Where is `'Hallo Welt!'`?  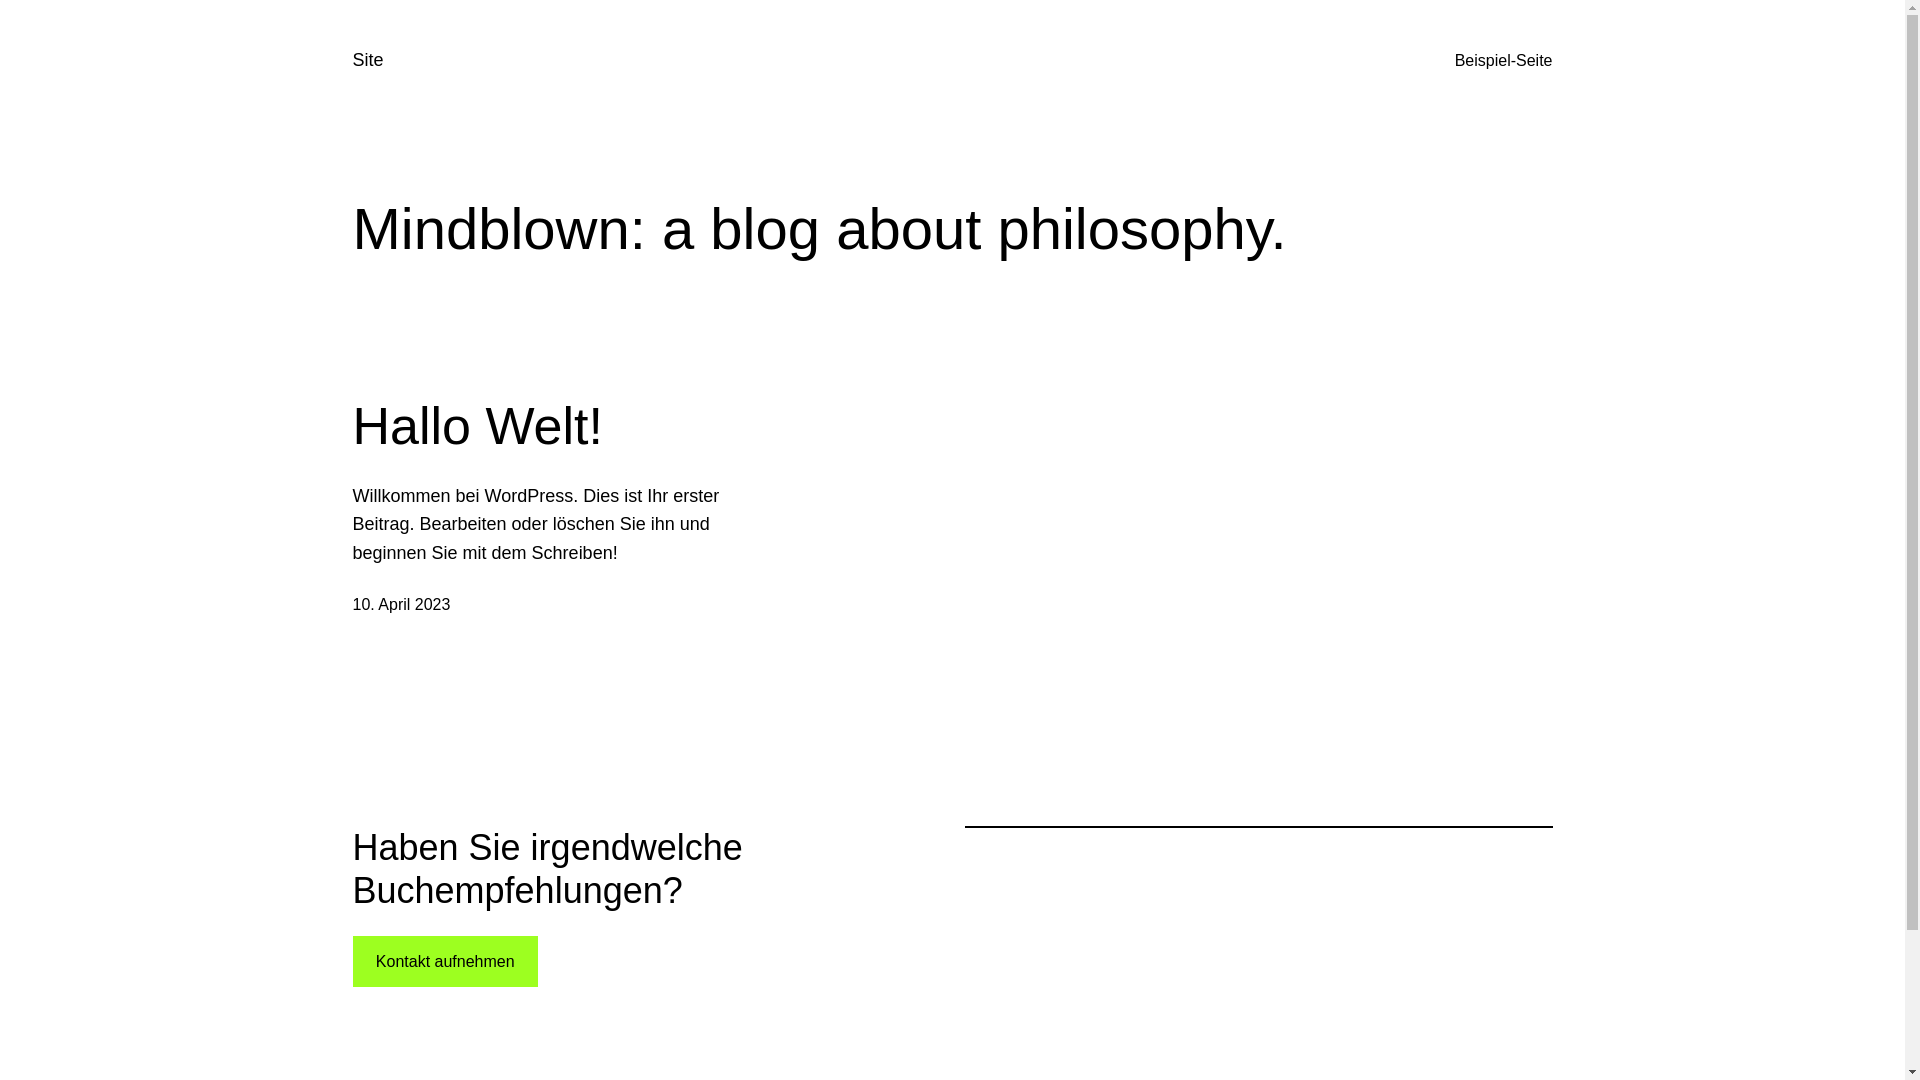
'Hallo Welt!' is located at coordinates (351, 424).